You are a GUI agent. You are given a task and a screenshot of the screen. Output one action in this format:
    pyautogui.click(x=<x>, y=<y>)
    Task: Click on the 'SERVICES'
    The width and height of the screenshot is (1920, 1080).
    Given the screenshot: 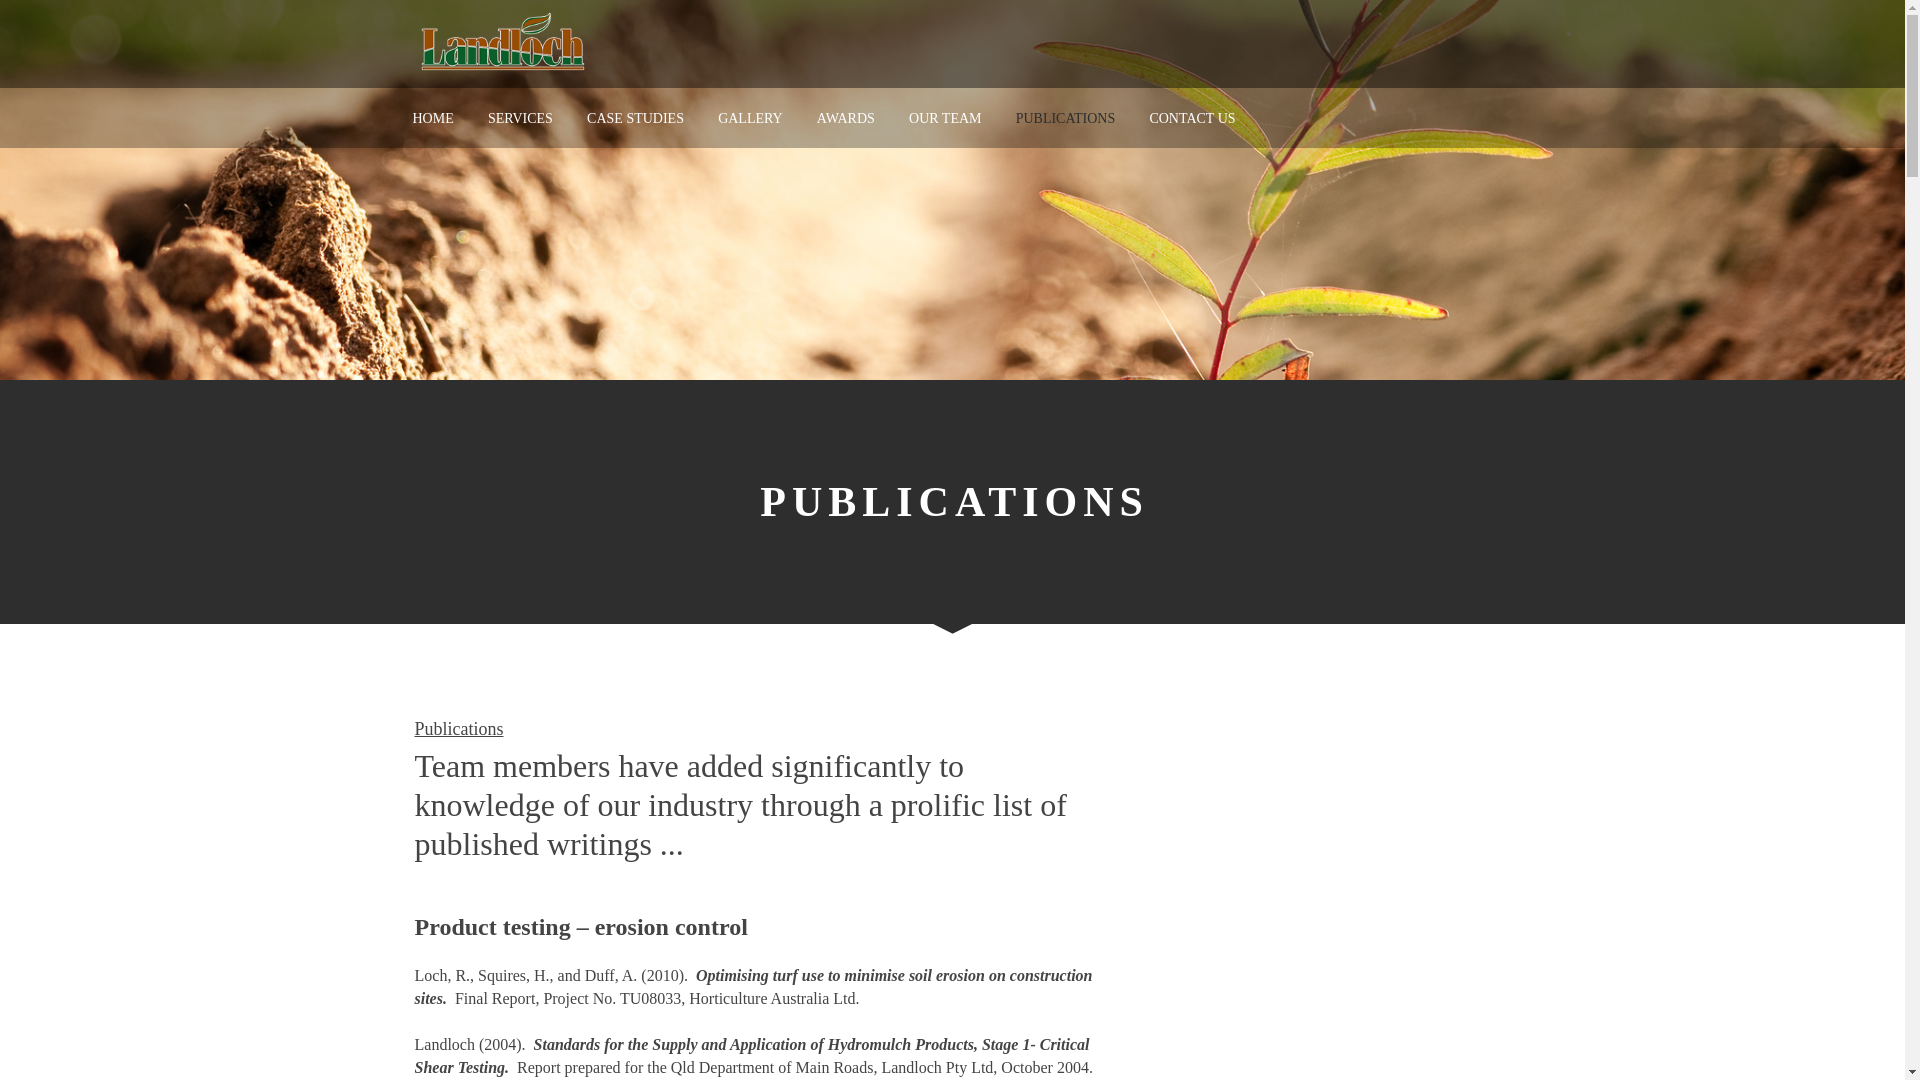 What is the action you would take?
    pyautogui.click(x=520, y=118)
    